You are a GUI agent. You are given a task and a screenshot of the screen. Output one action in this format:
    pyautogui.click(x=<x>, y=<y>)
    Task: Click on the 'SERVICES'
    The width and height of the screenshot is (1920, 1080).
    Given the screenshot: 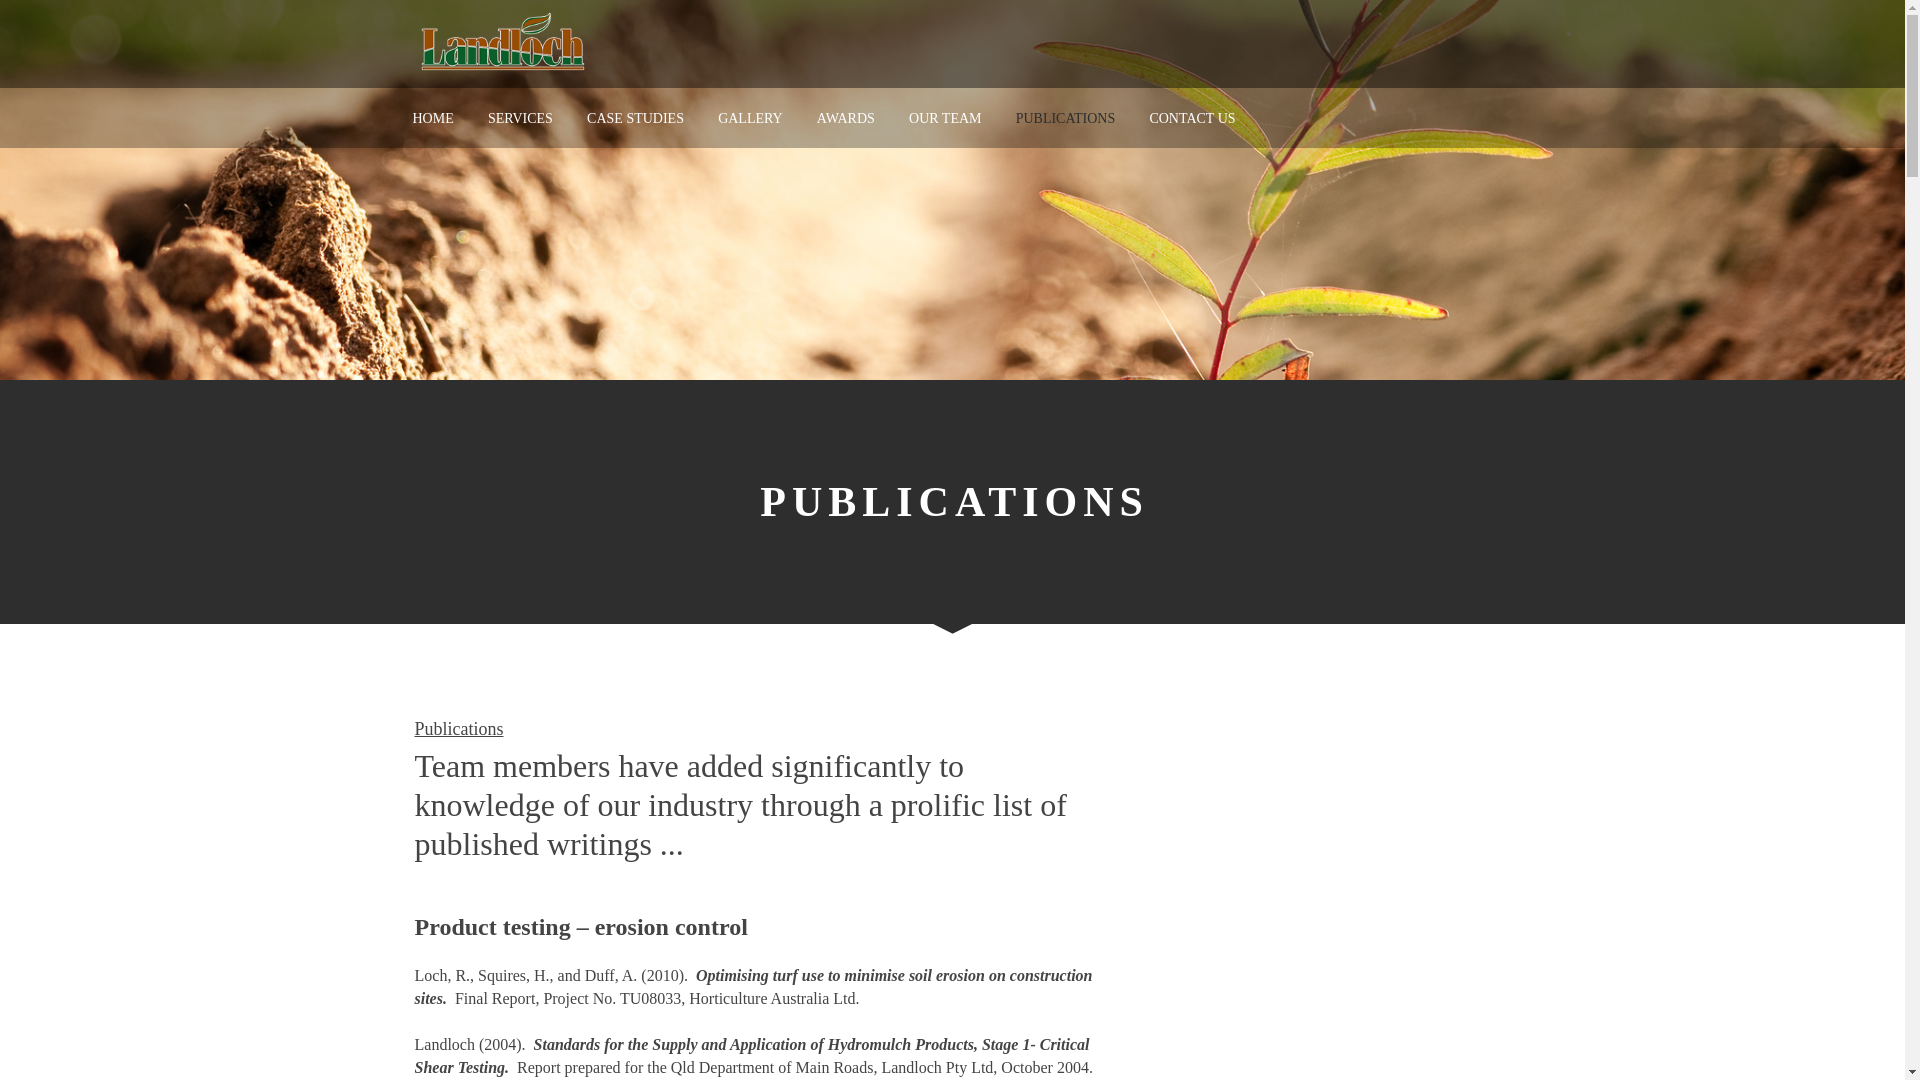 What is the action you would take?
    pyautogui.click(x=520, y=118)
    